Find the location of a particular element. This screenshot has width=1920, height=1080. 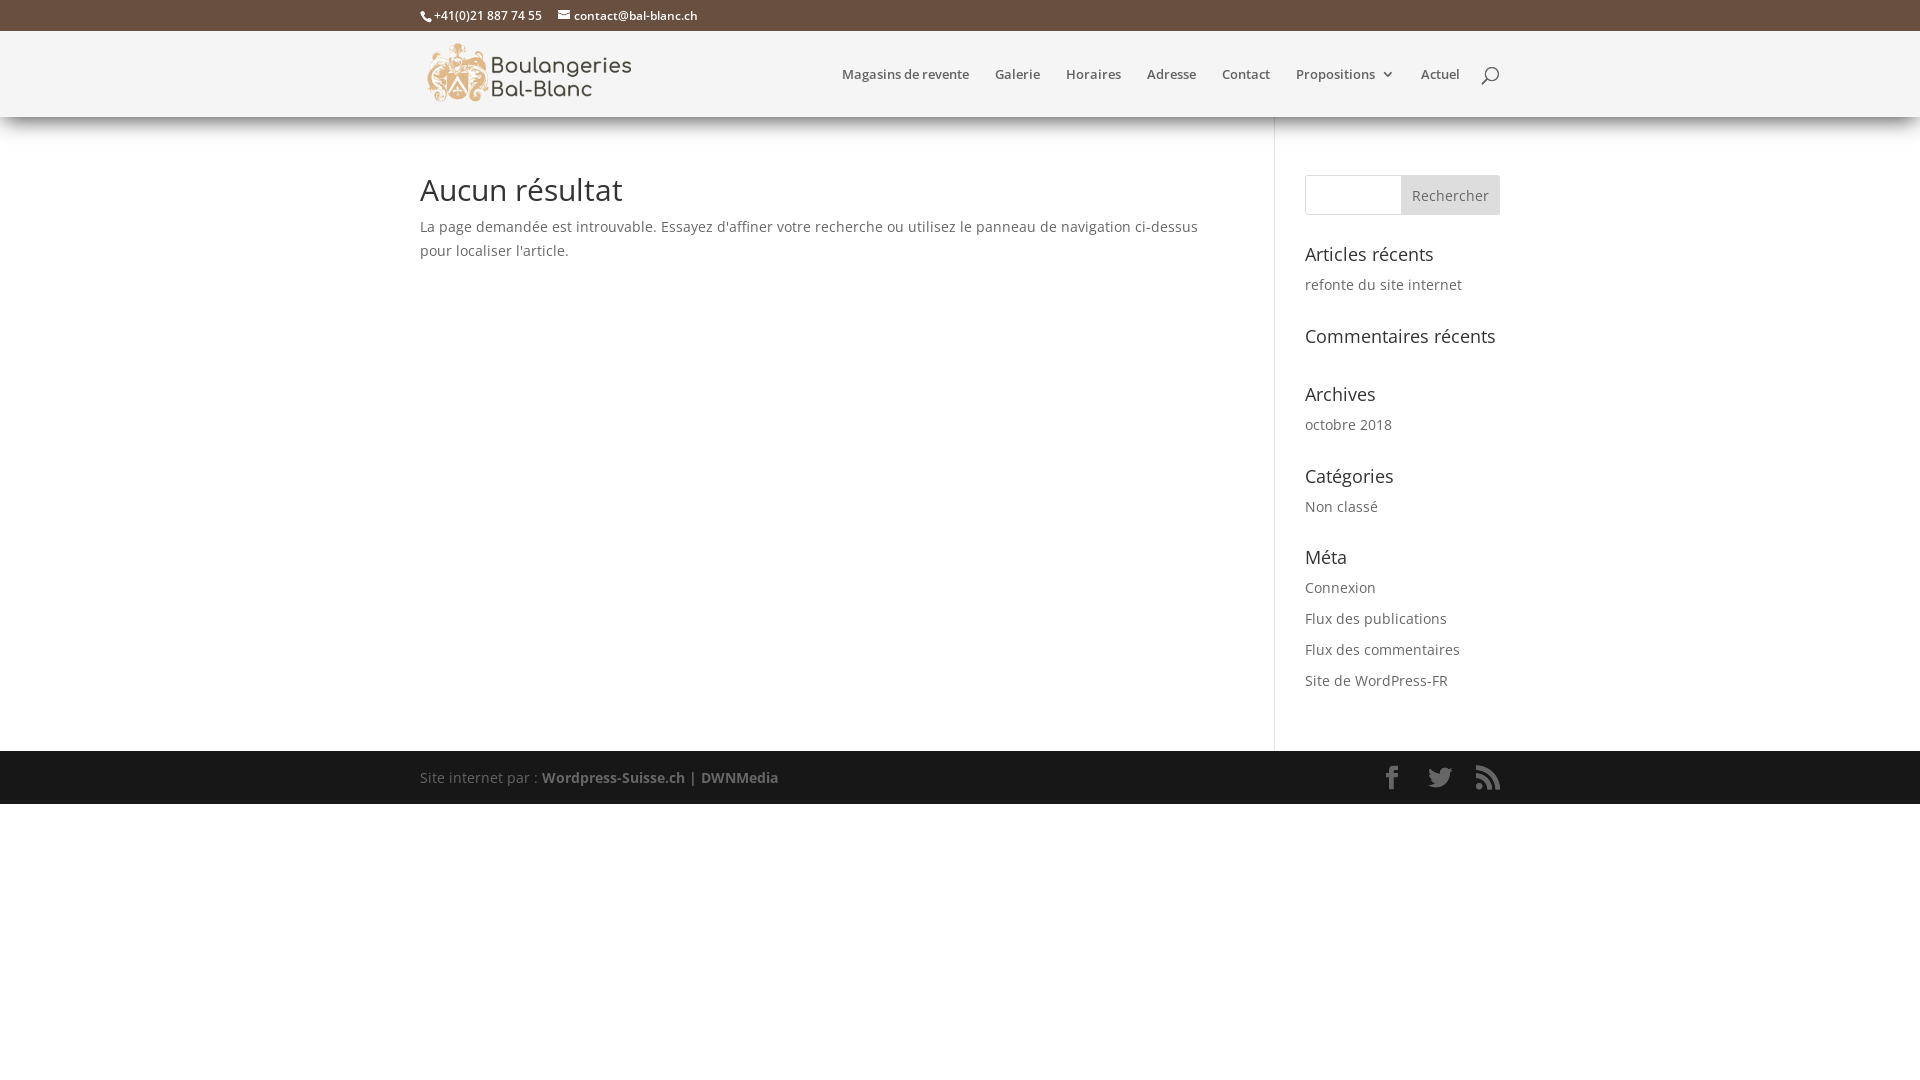

'octobre 2018' is located at coordinates (1348, 423).